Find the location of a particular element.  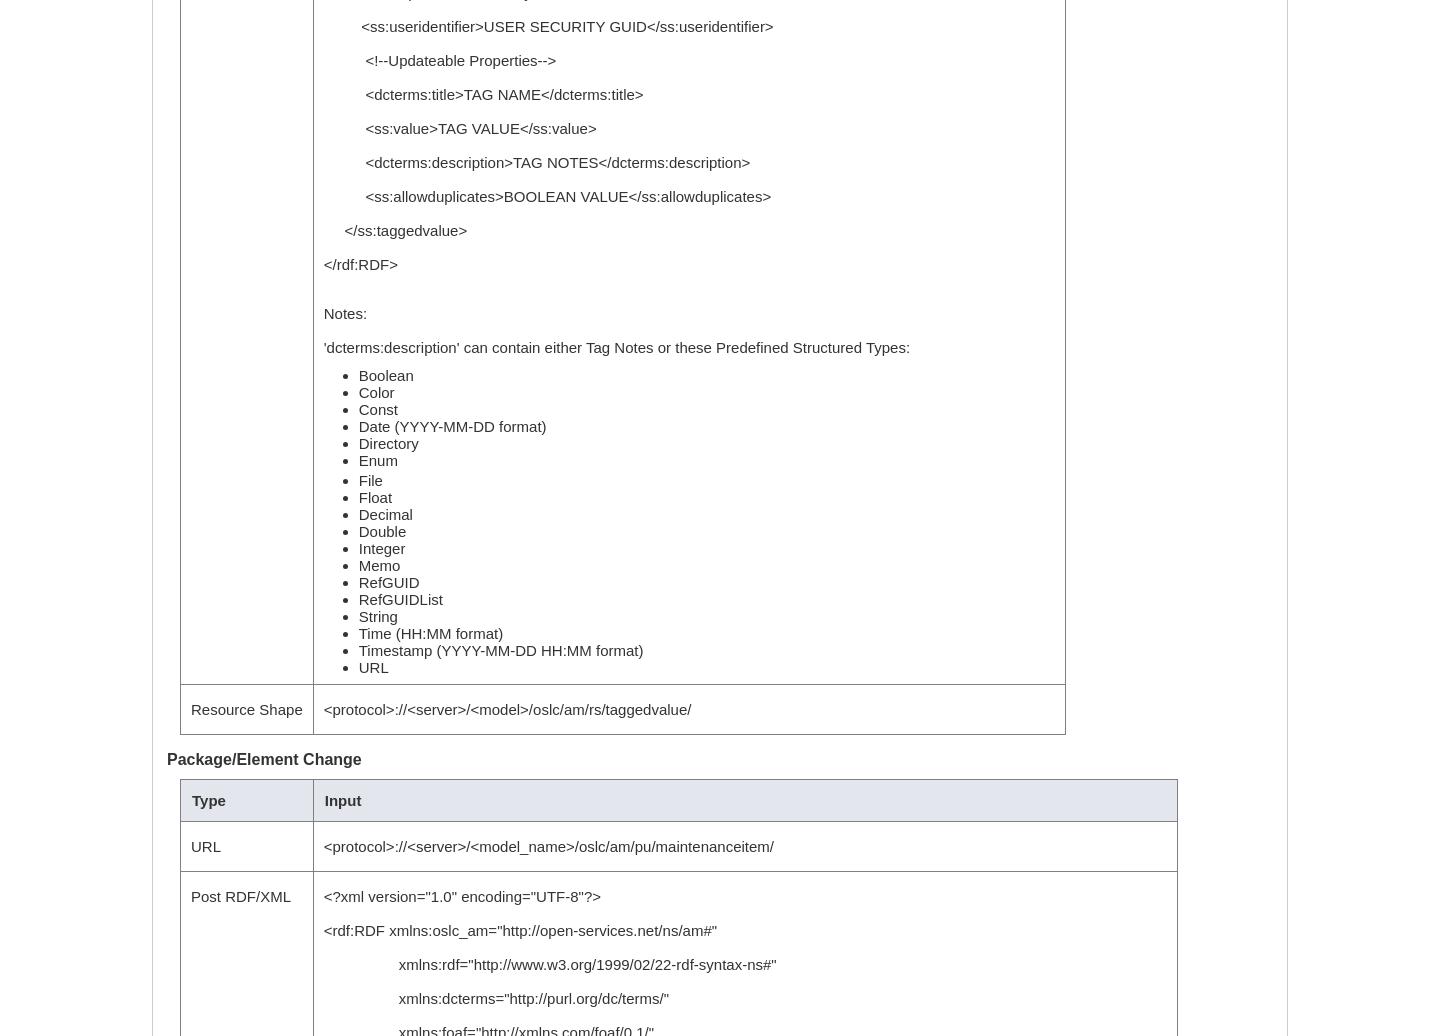

''dcterms:description' can contain either Tag Notes or these Predefined Structured Types:' is located at coordinates (322, 347).